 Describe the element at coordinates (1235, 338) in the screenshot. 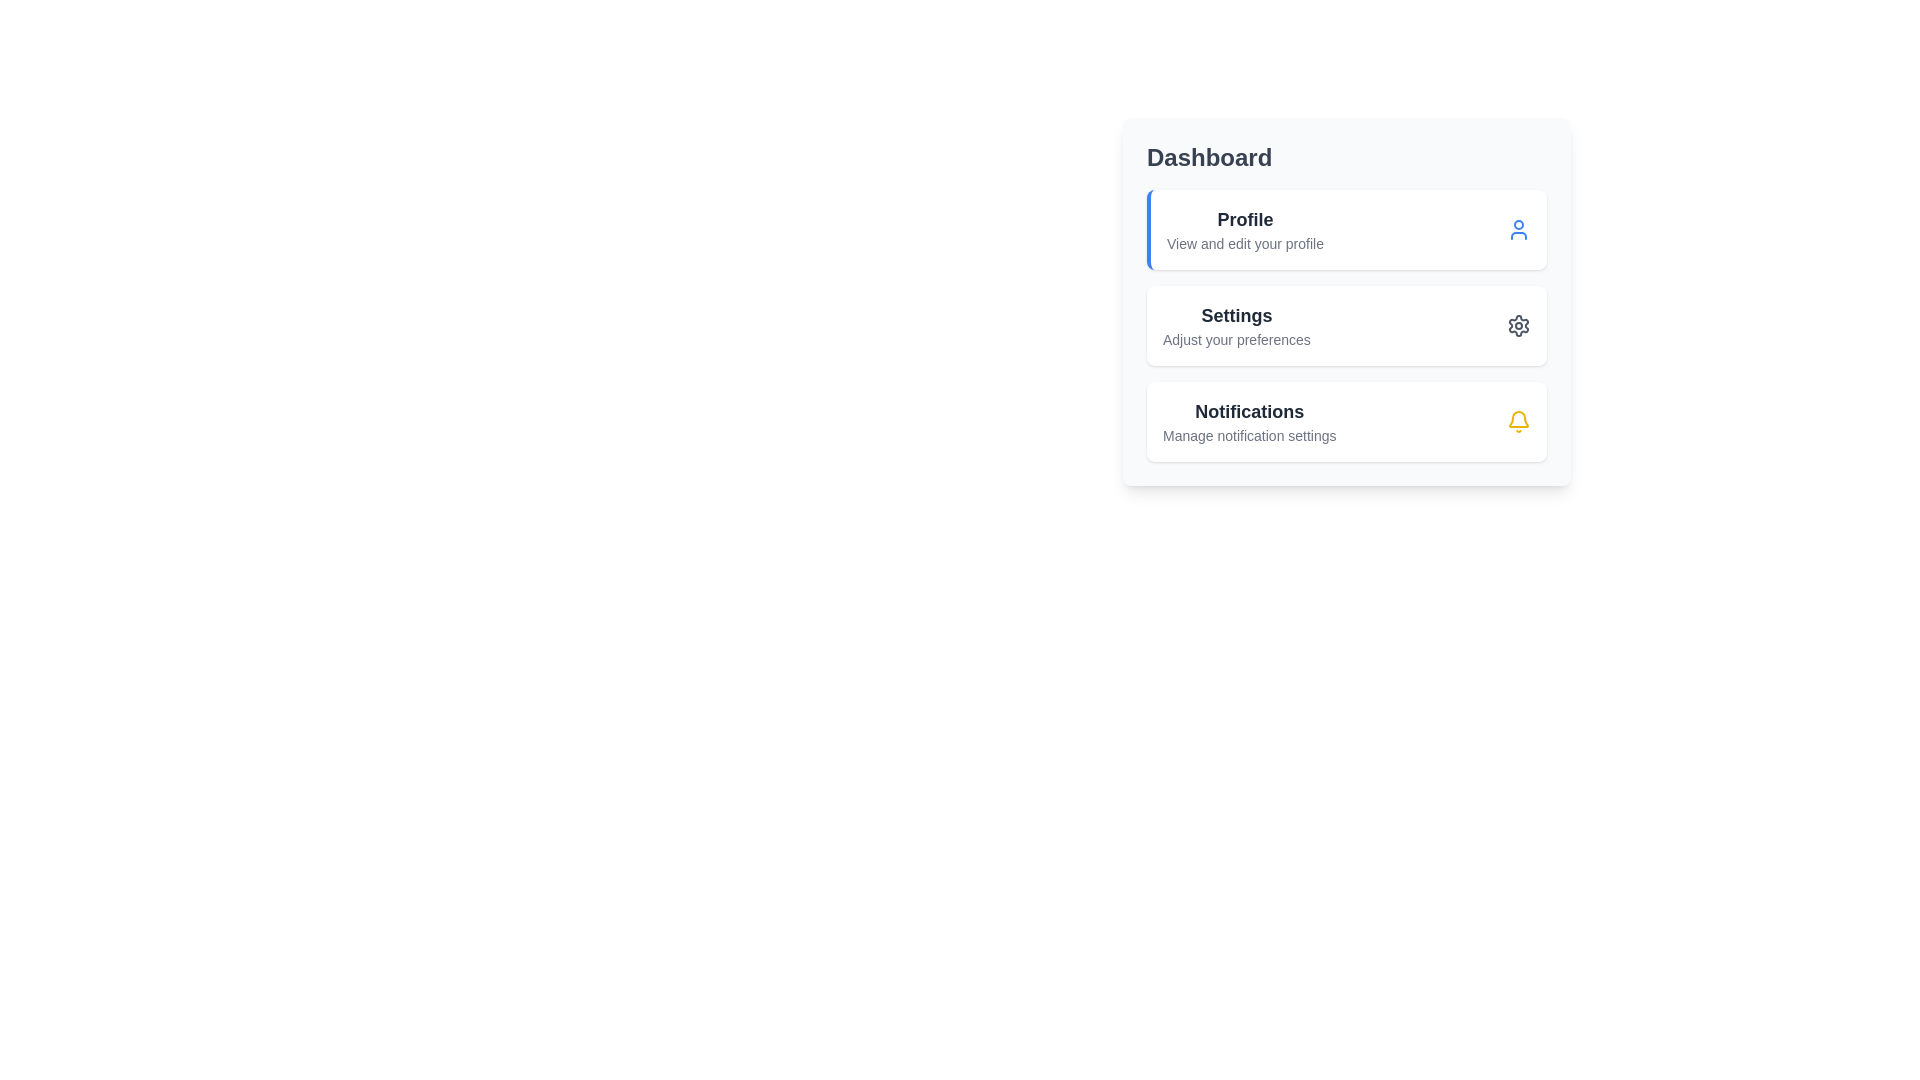

I see `the descriptive text label located below the 'Settings' heading in the 'Settings' section of the vertical menu` at that location.